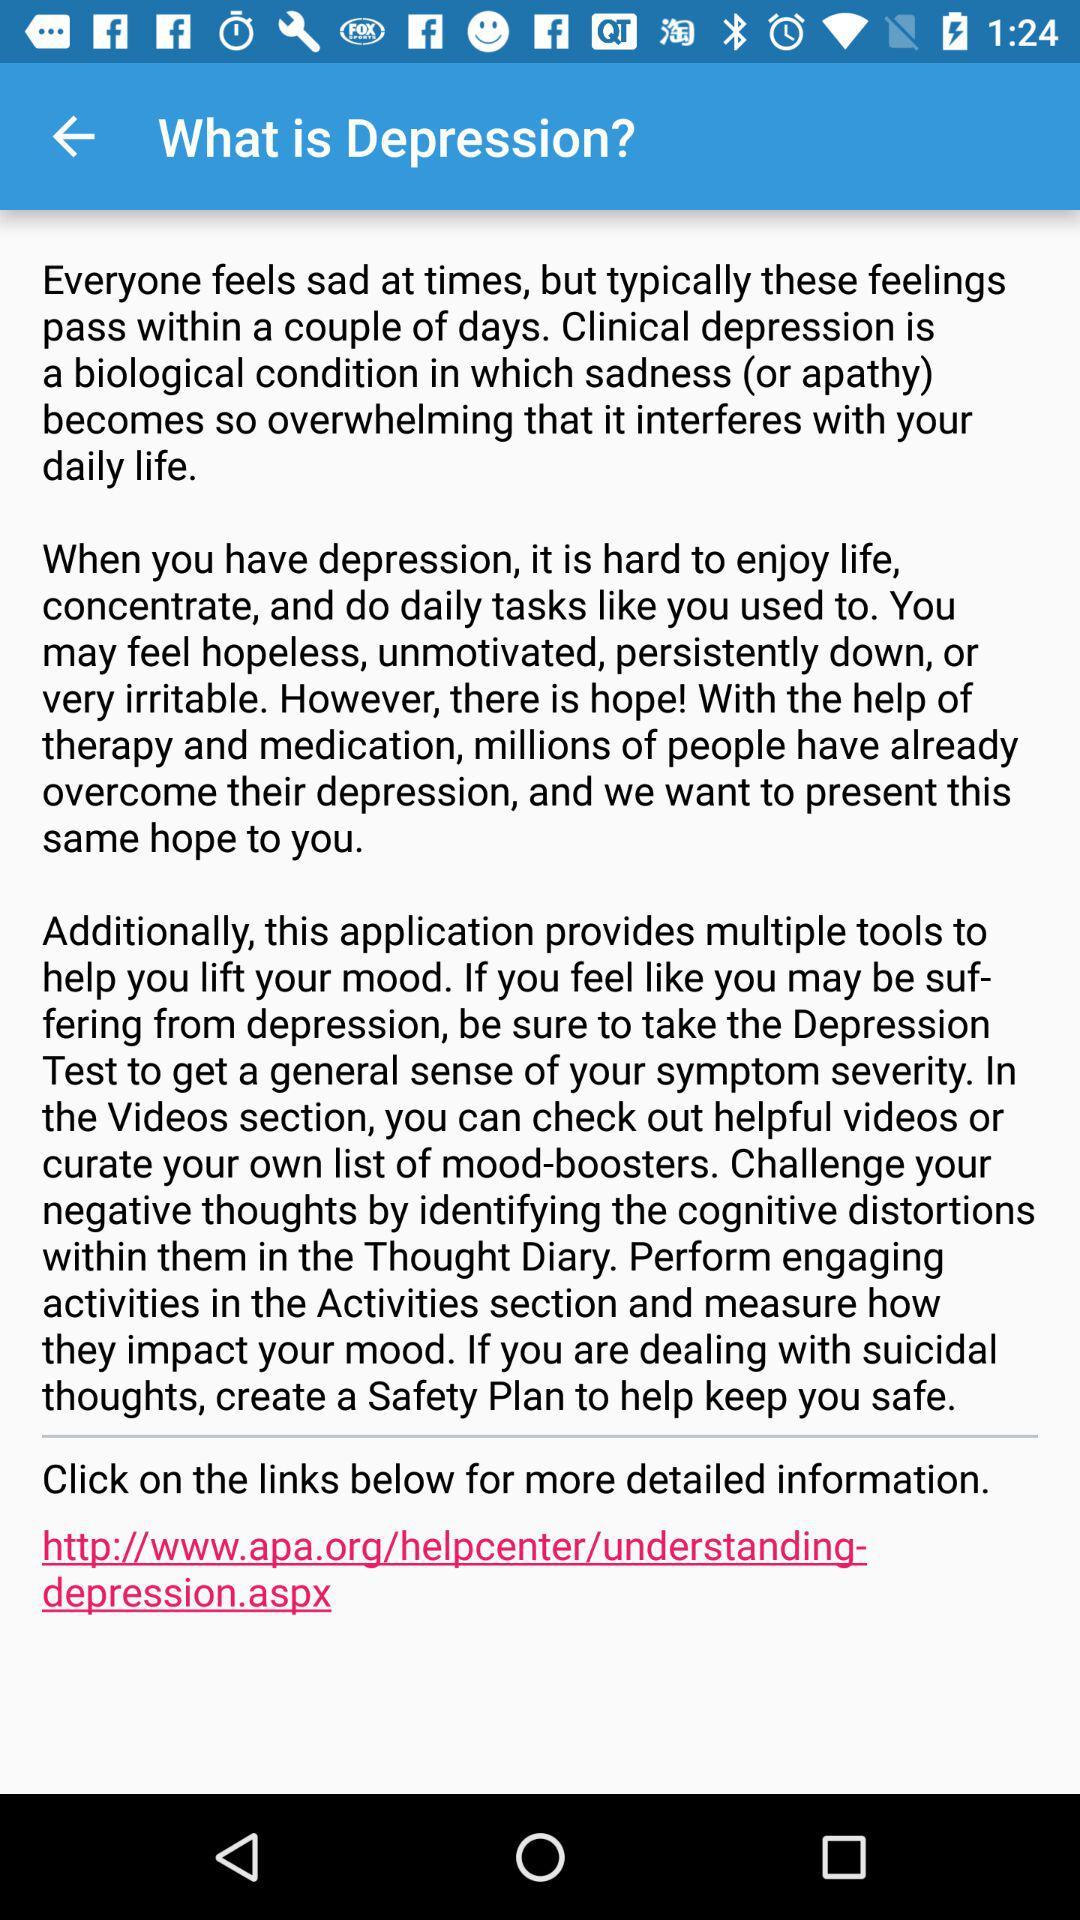  What do you see at coordinates (72, 135) in the screenshot?
I see `item at the top left corner` at bounding box center [72, 135].